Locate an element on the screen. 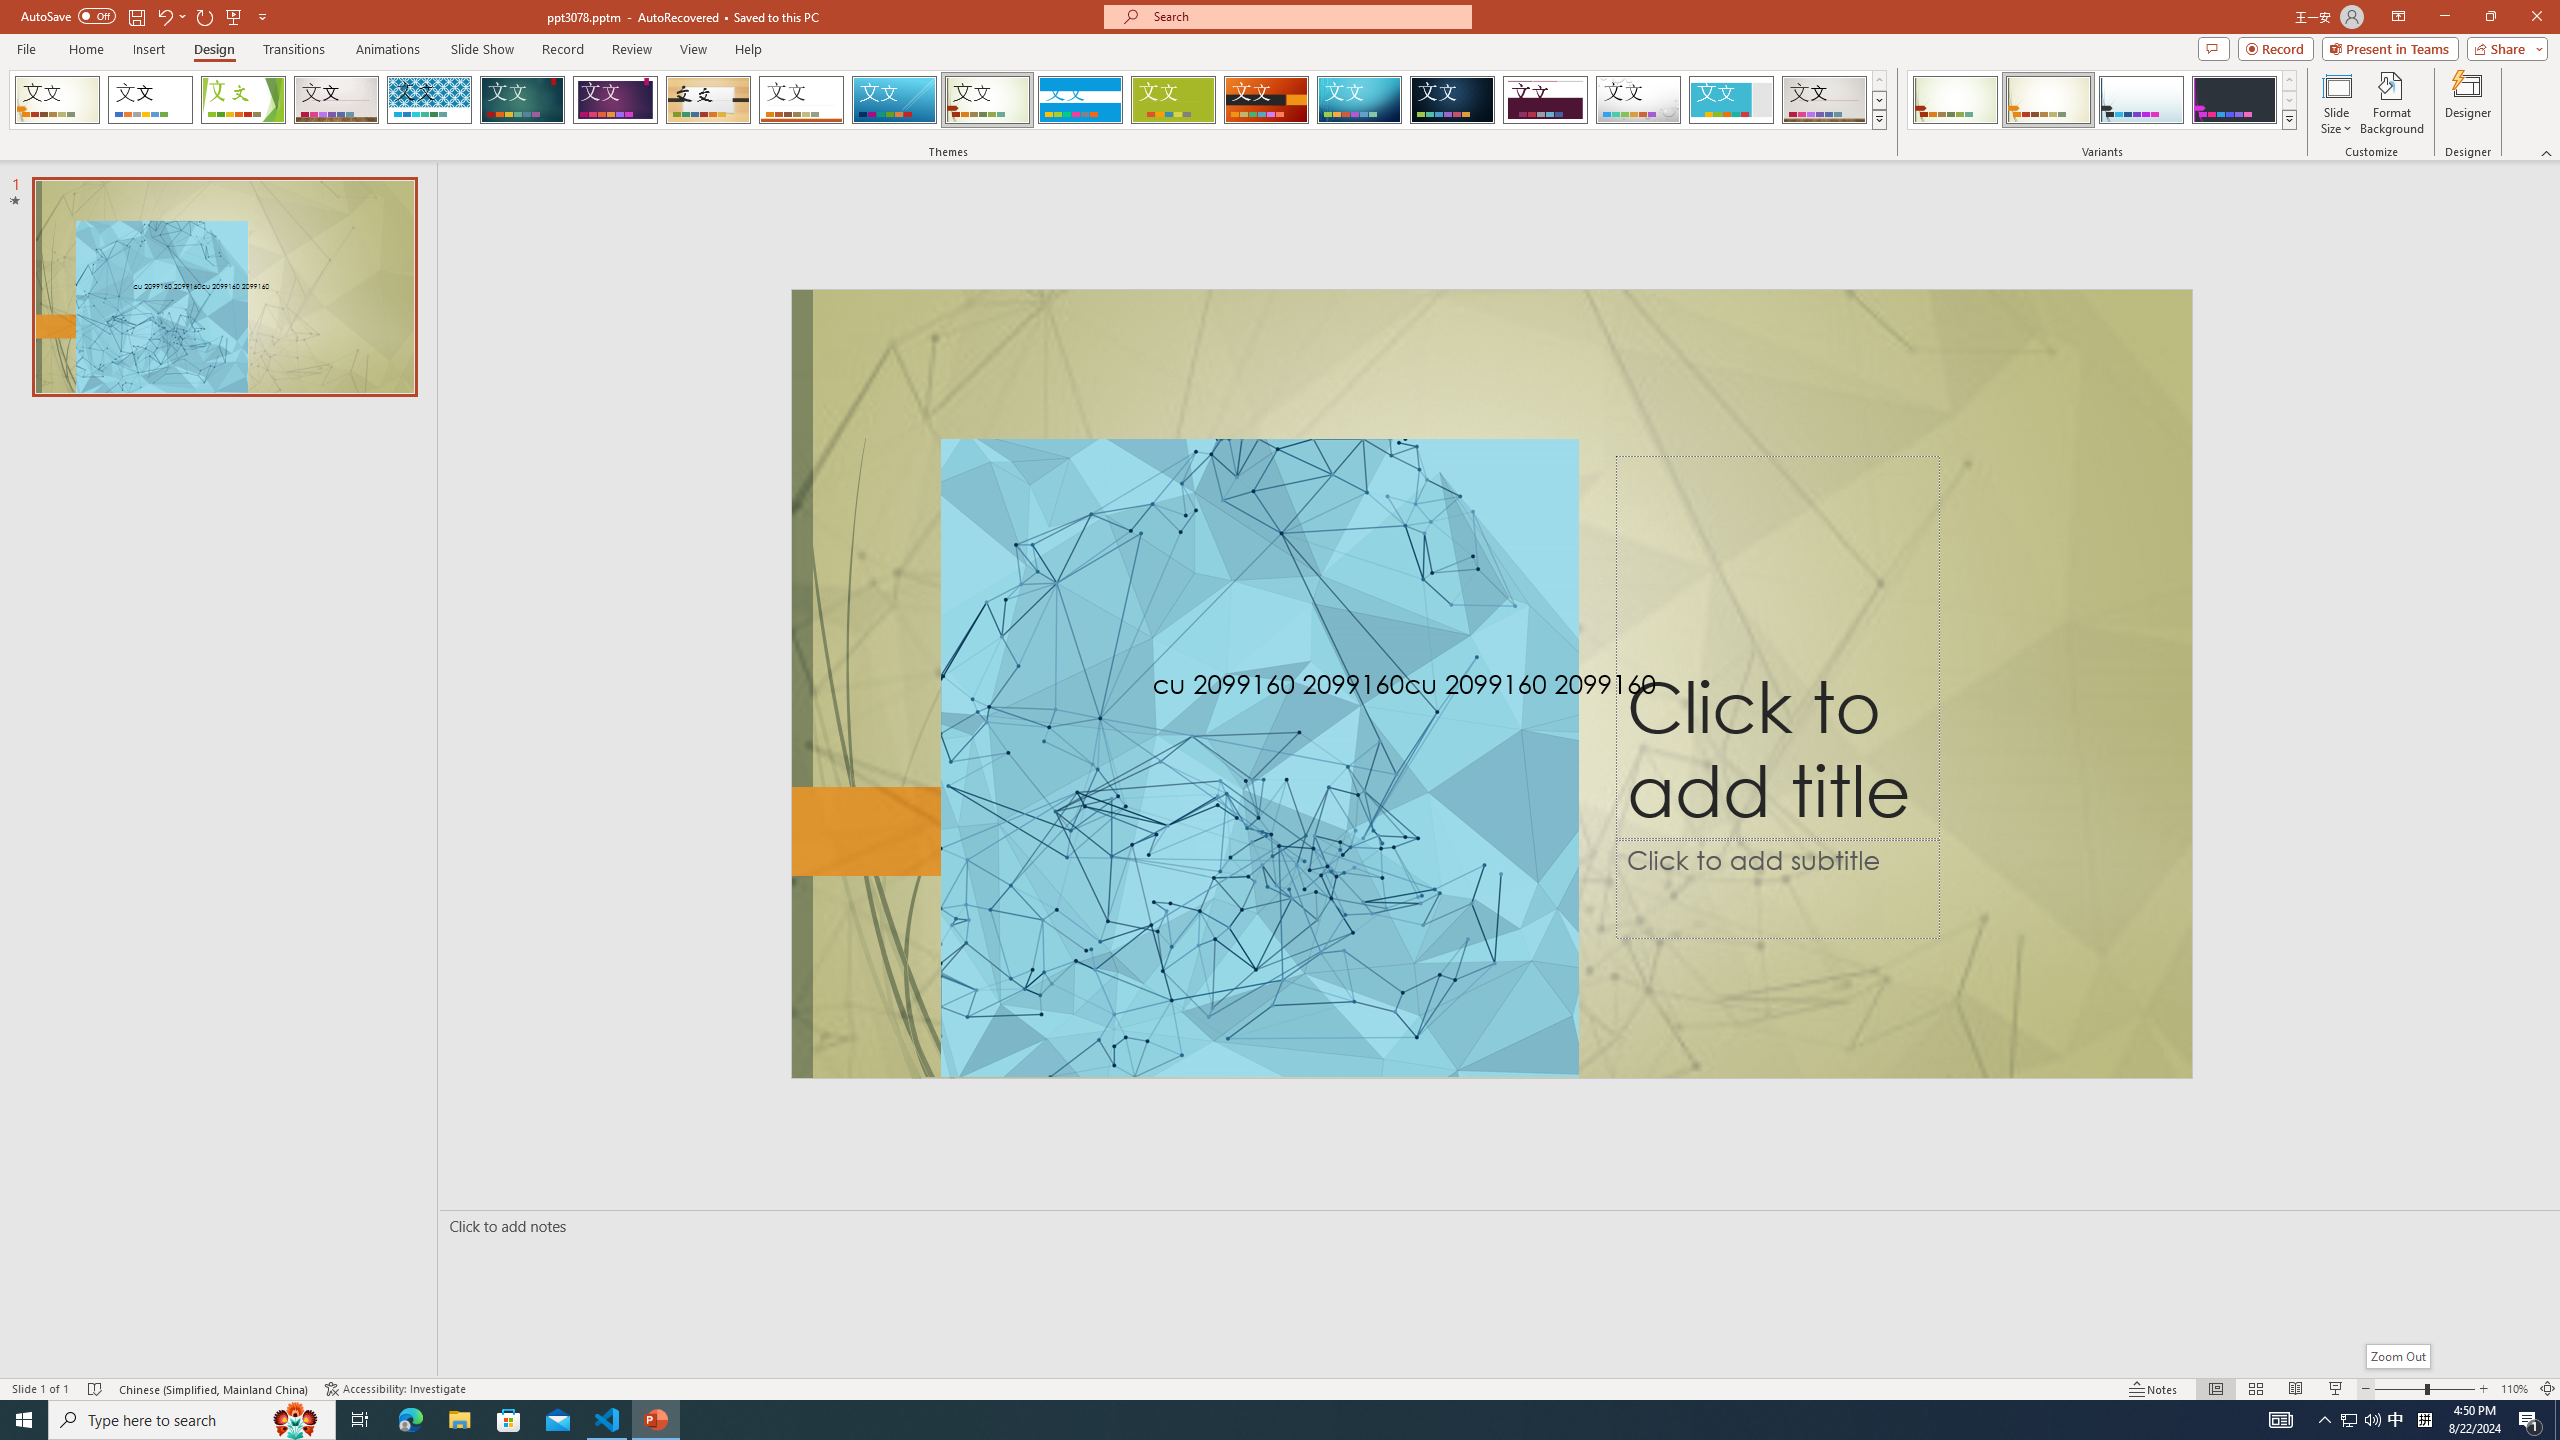 The height and width of the screenshot is (1440, 2560). 'Zoom 110%' is located at coordinates (2515, 1389).